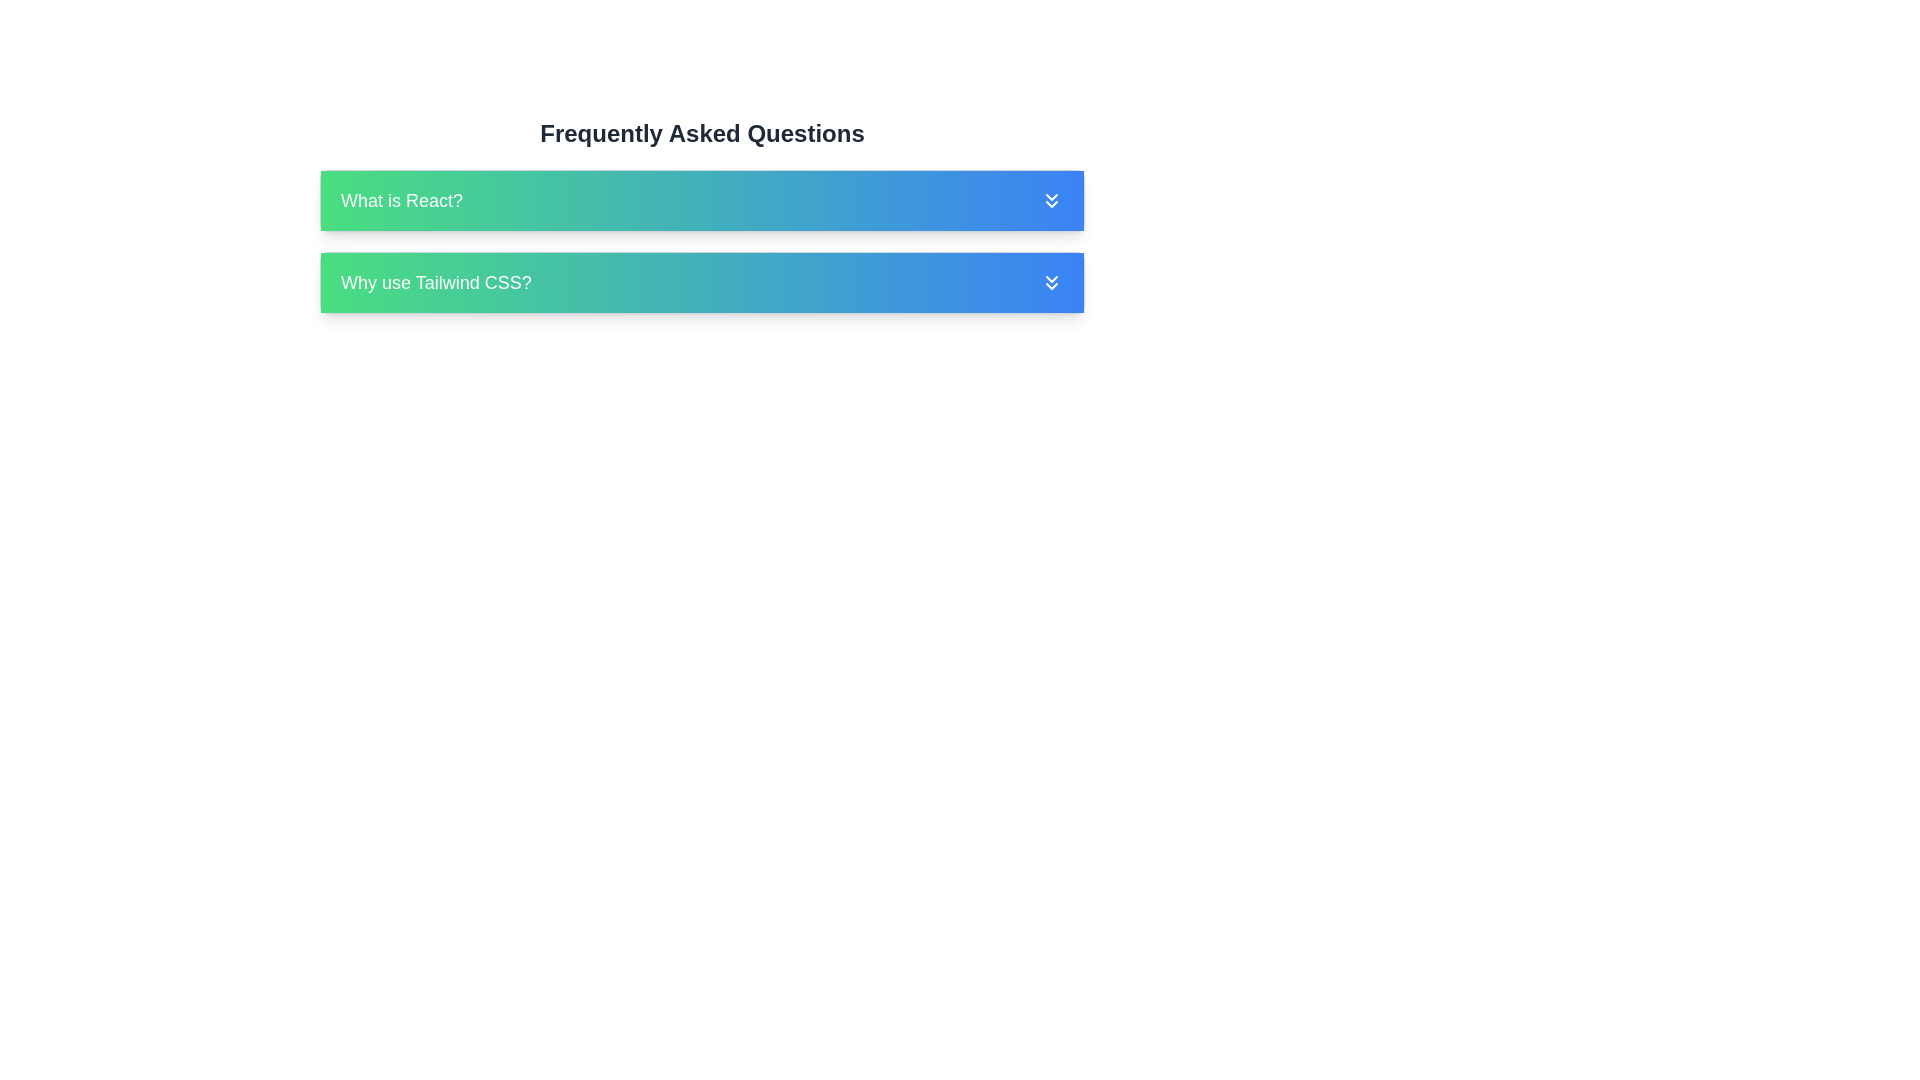 The width and height of the screenshot is (1920, 1080). Describe the element at coordinates (1050, 282) in the screenshot. I see `the SVG icon featuring two stacked downward-pointing chevrons, which is located on the far-right edge of the 'Why use Tailwind CSS?' section` at that location.